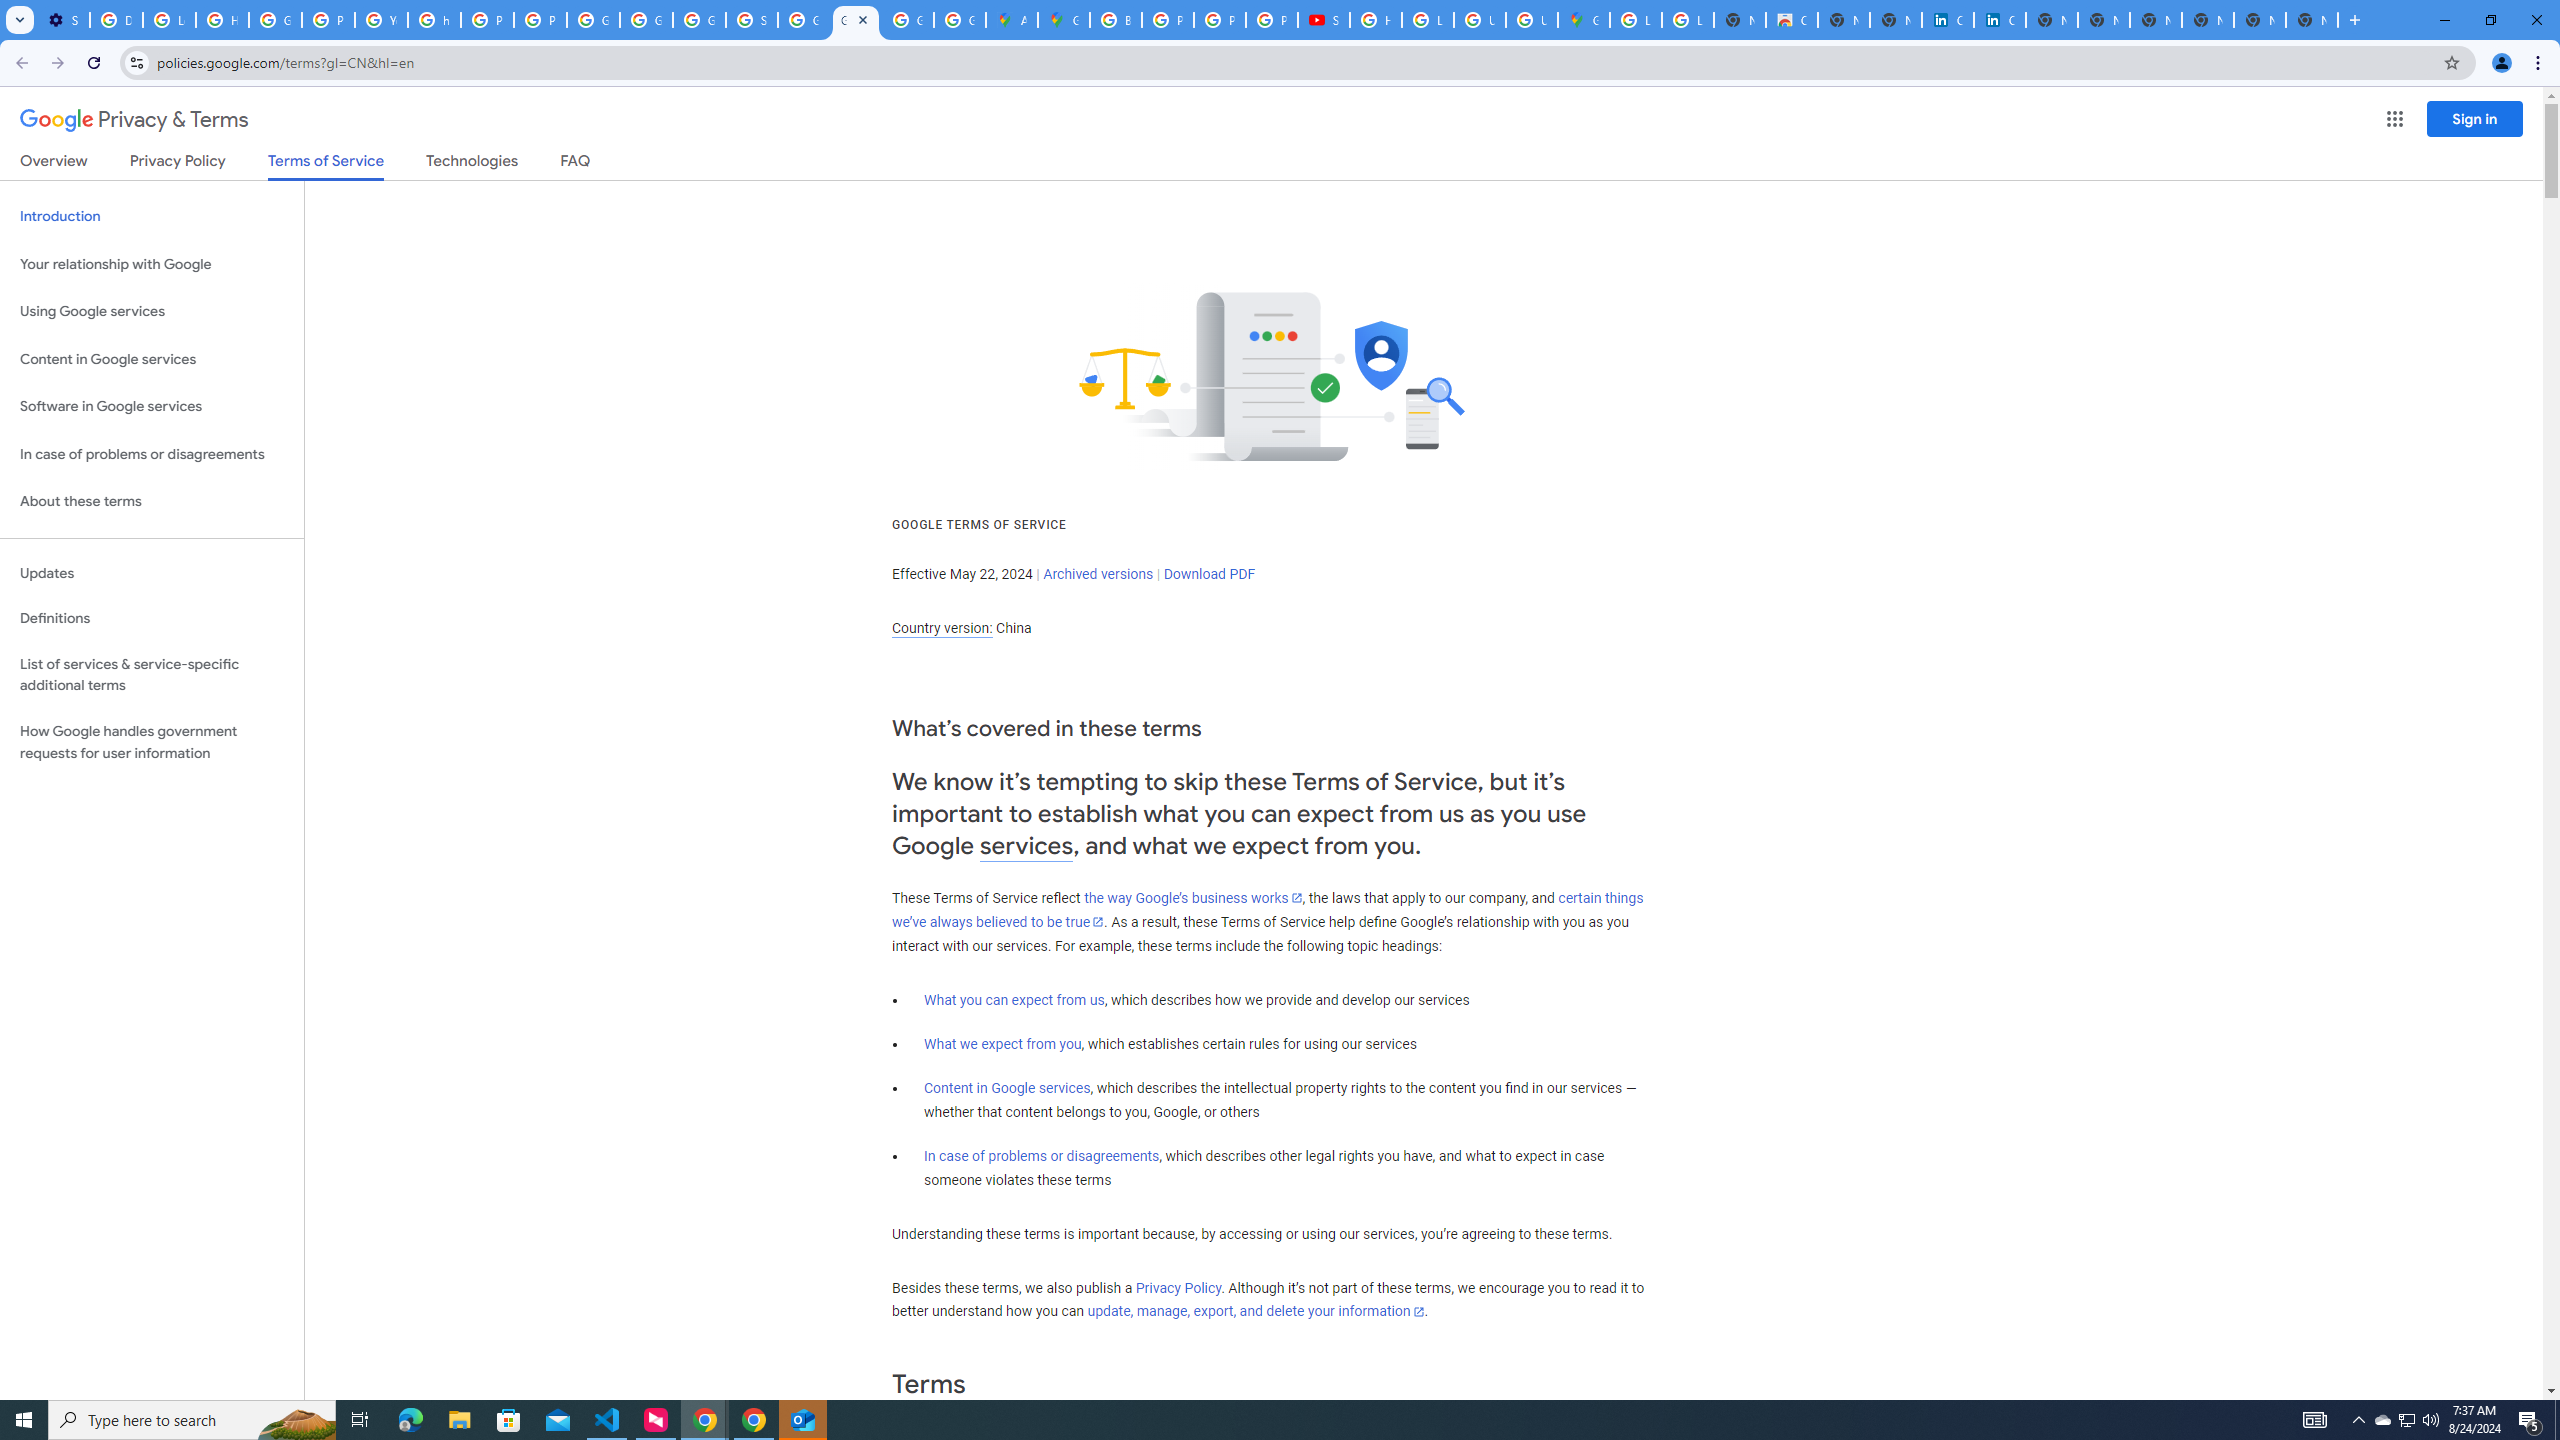 The image size is (2560, 1440). I want to click on 'Privacy Help Center - Policies Help', so click(1218, 19).